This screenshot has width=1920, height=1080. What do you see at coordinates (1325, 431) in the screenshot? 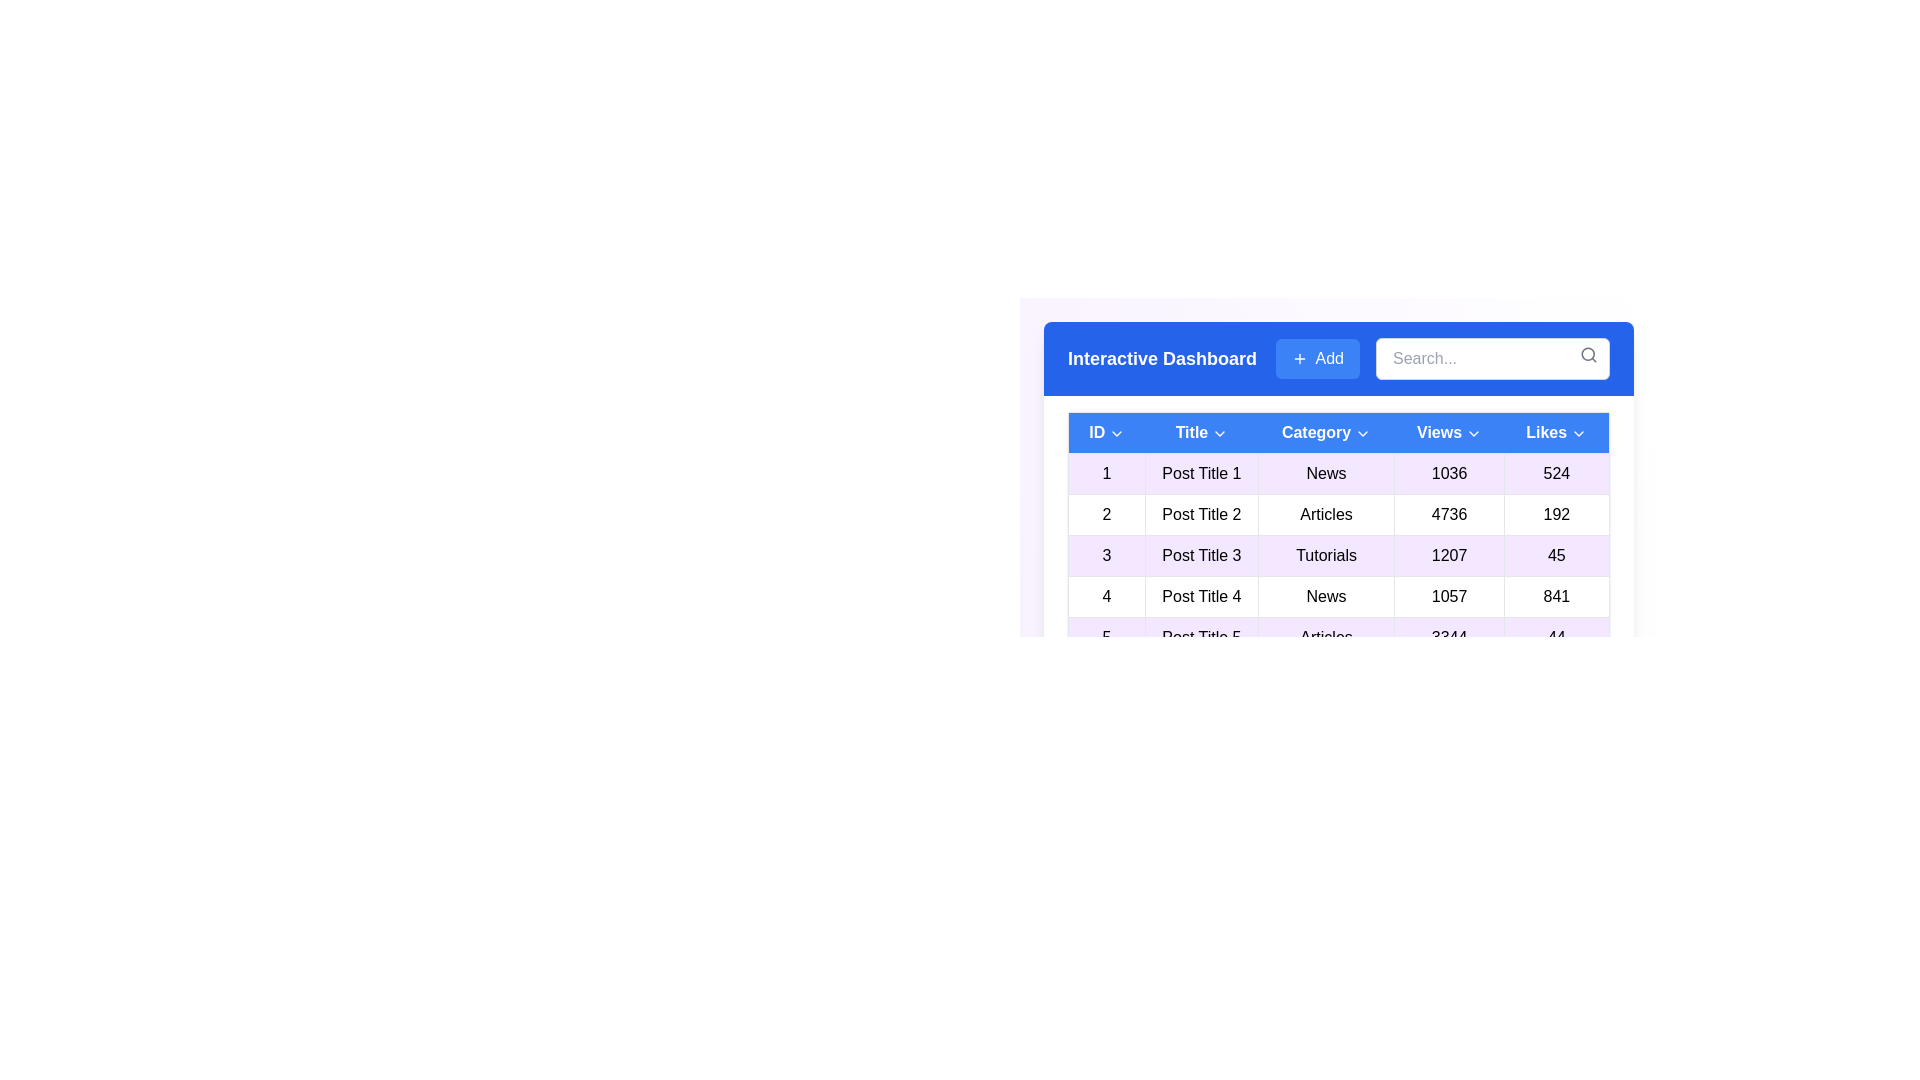
I see `the column header to sort by Category` at bounding box center [1325, 431].